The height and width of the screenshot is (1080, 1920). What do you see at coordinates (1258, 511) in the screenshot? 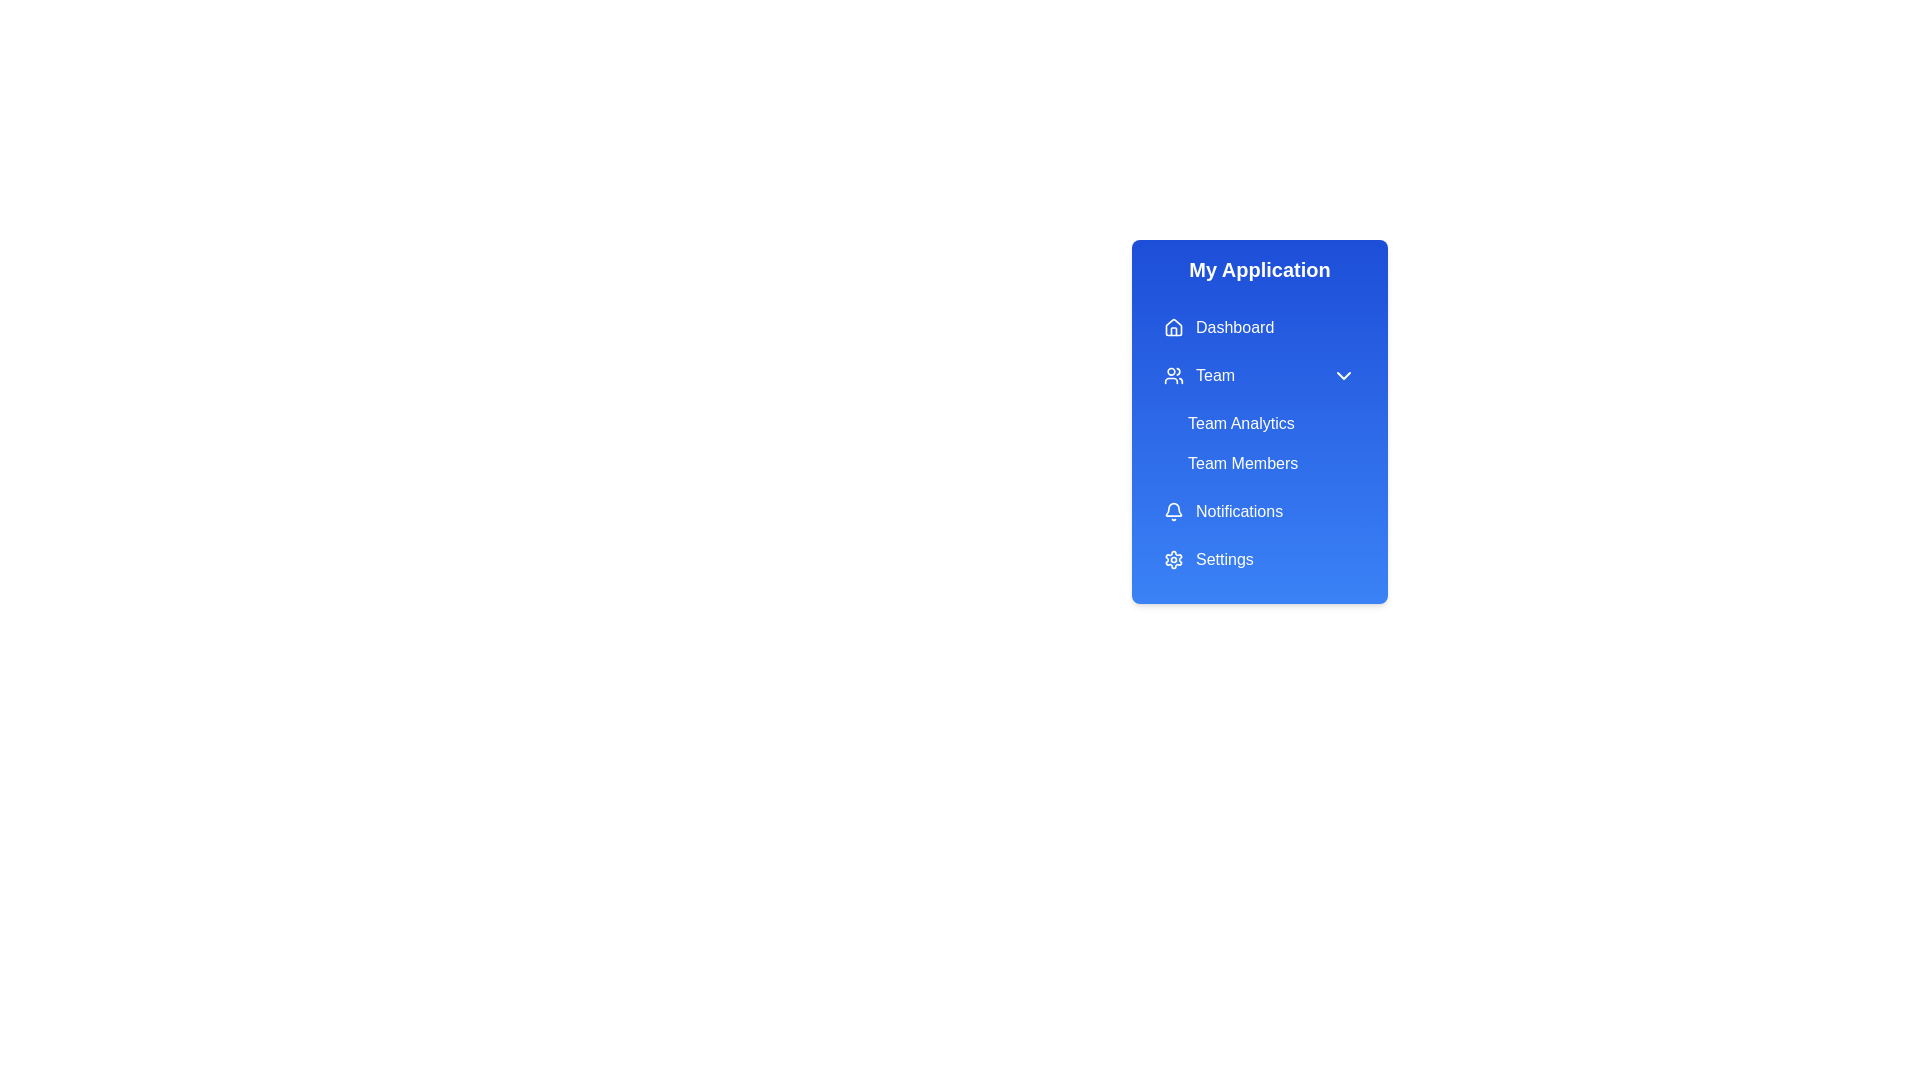
I see `the fifth navigation button in the sidebar menu, located between 'Team Members' and 'Settings'` at bounding box center [1258, 511].